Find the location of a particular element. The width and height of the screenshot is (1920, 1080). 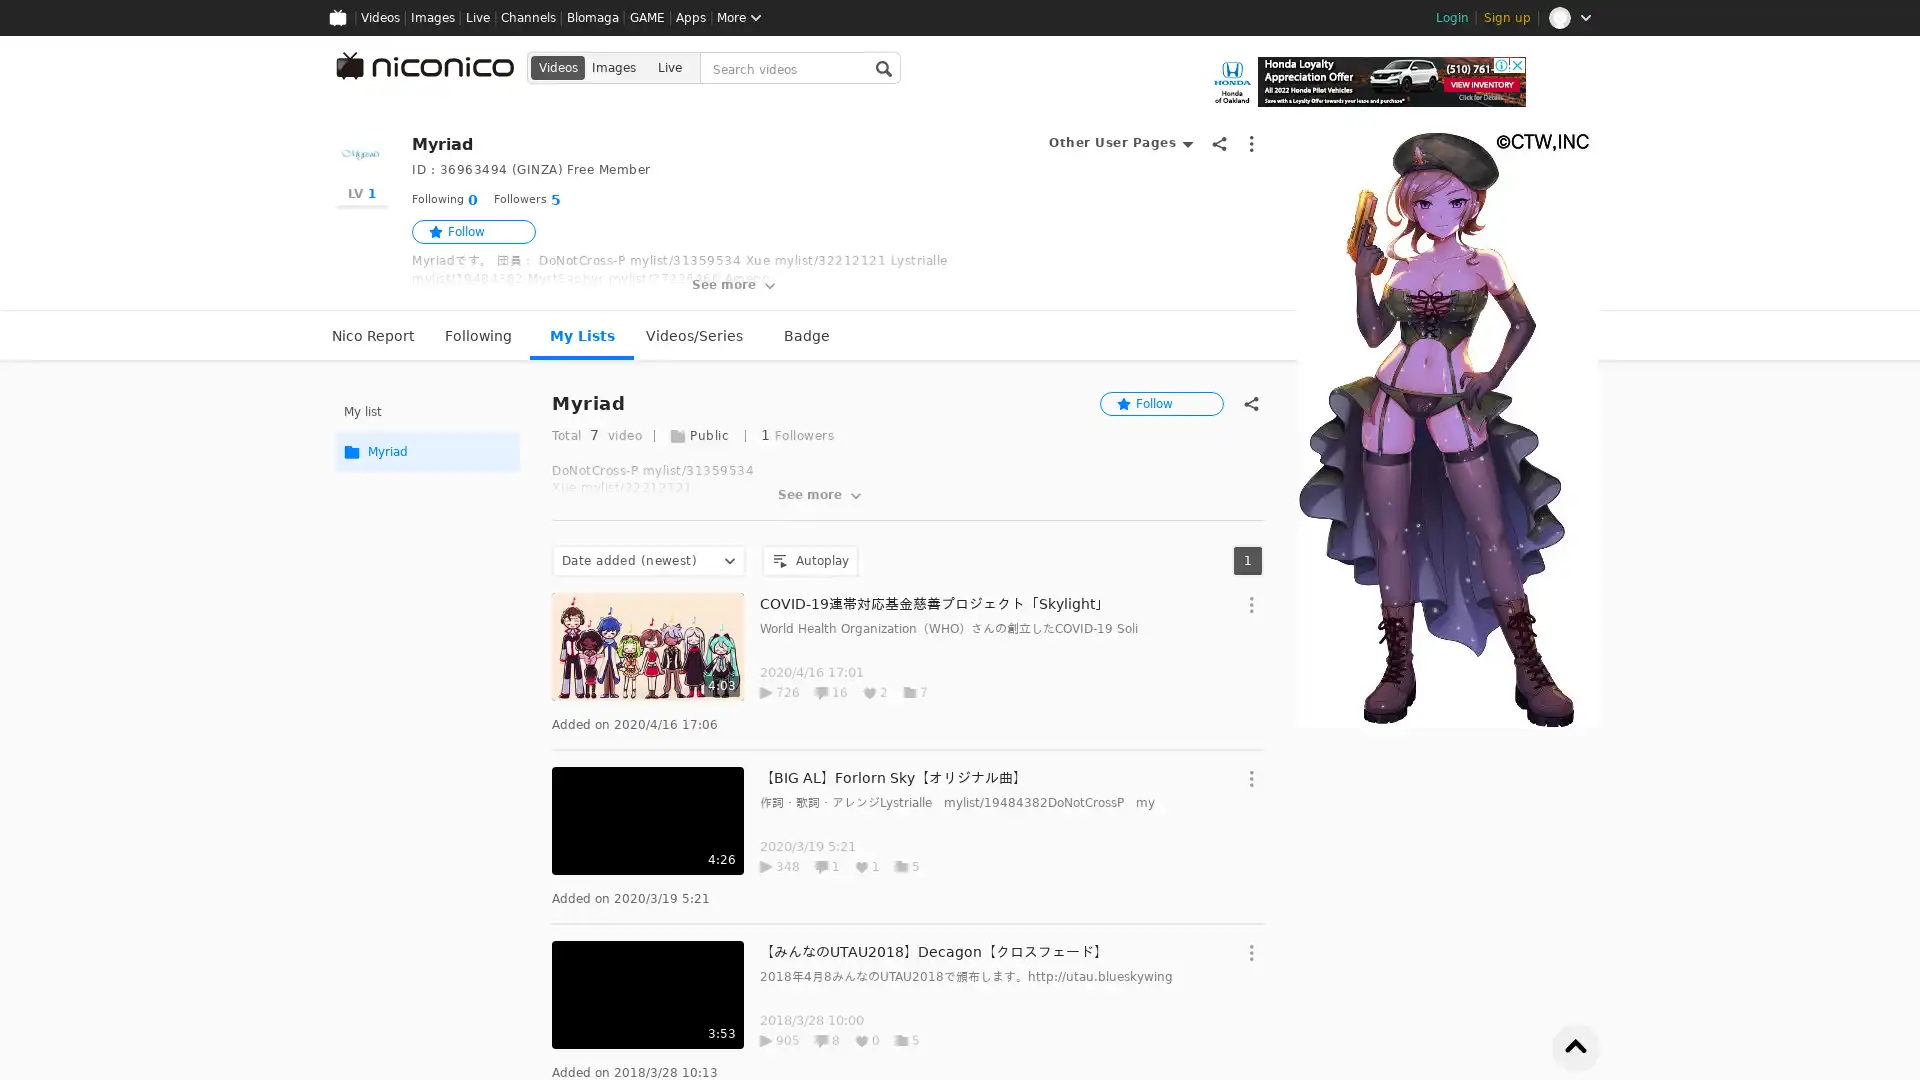

See more is located at coordinates (734, 285).